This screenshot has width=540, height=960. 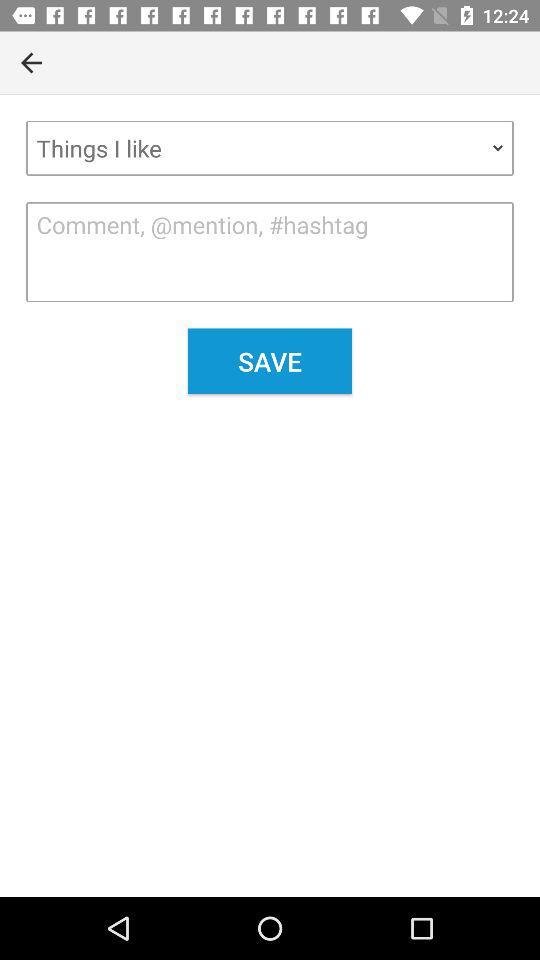 I want to click on the item below things i like item, so click(x=270, y=251).